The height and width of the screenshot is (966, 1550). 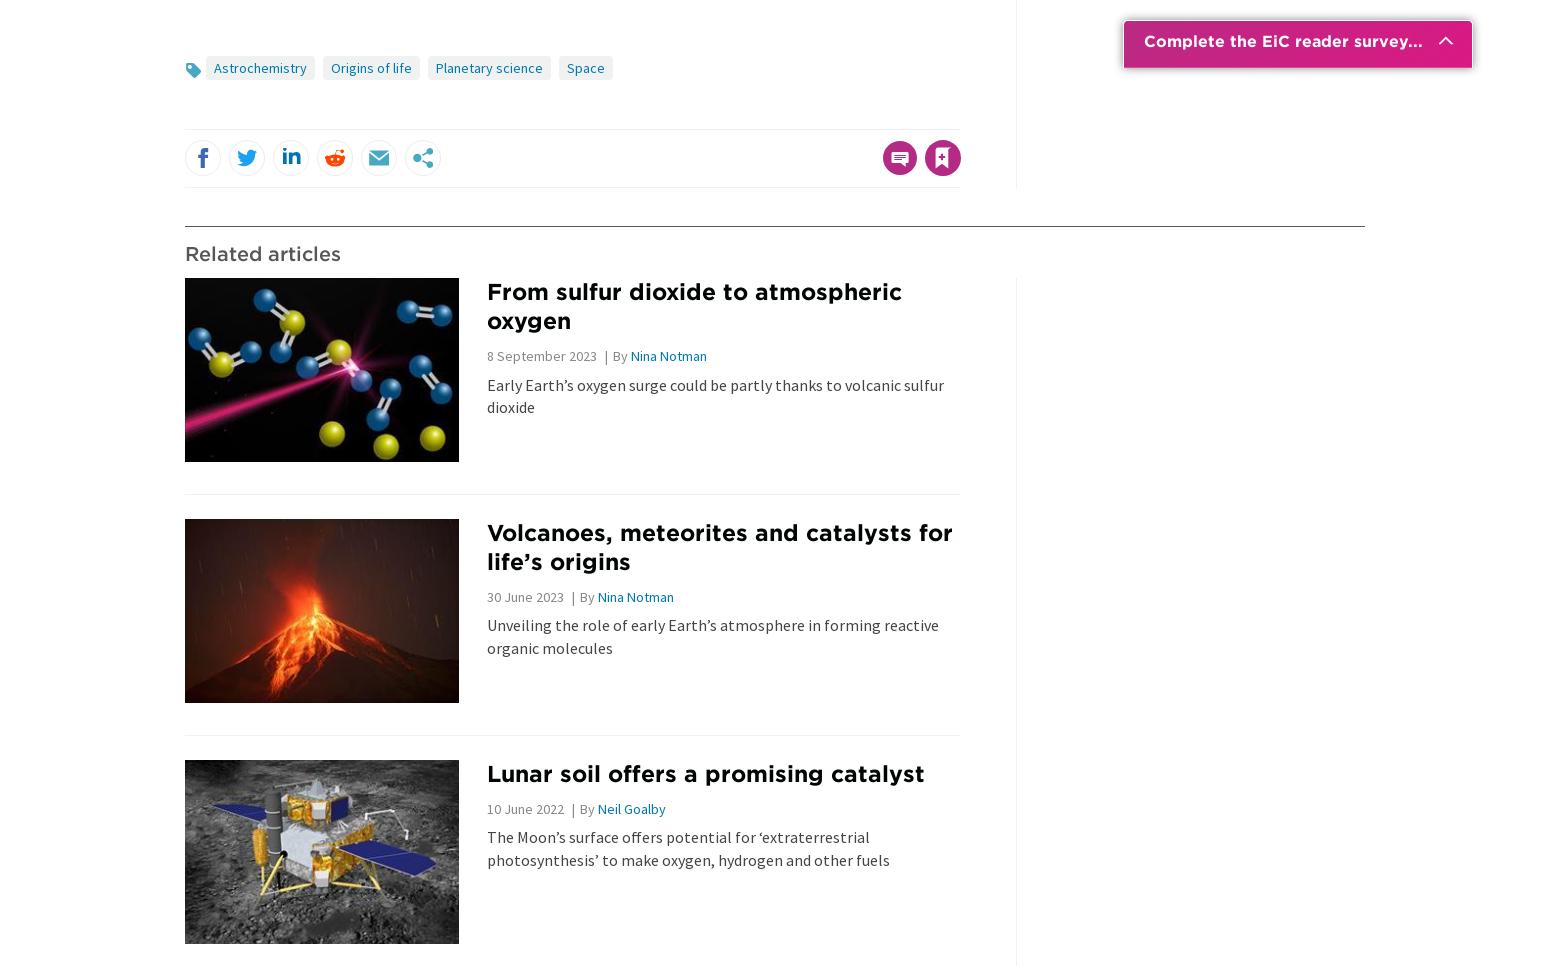 What do you see at coordinates (667, 116) in the screenshot?
I see `'Please'` at bounding box center [667, 116].